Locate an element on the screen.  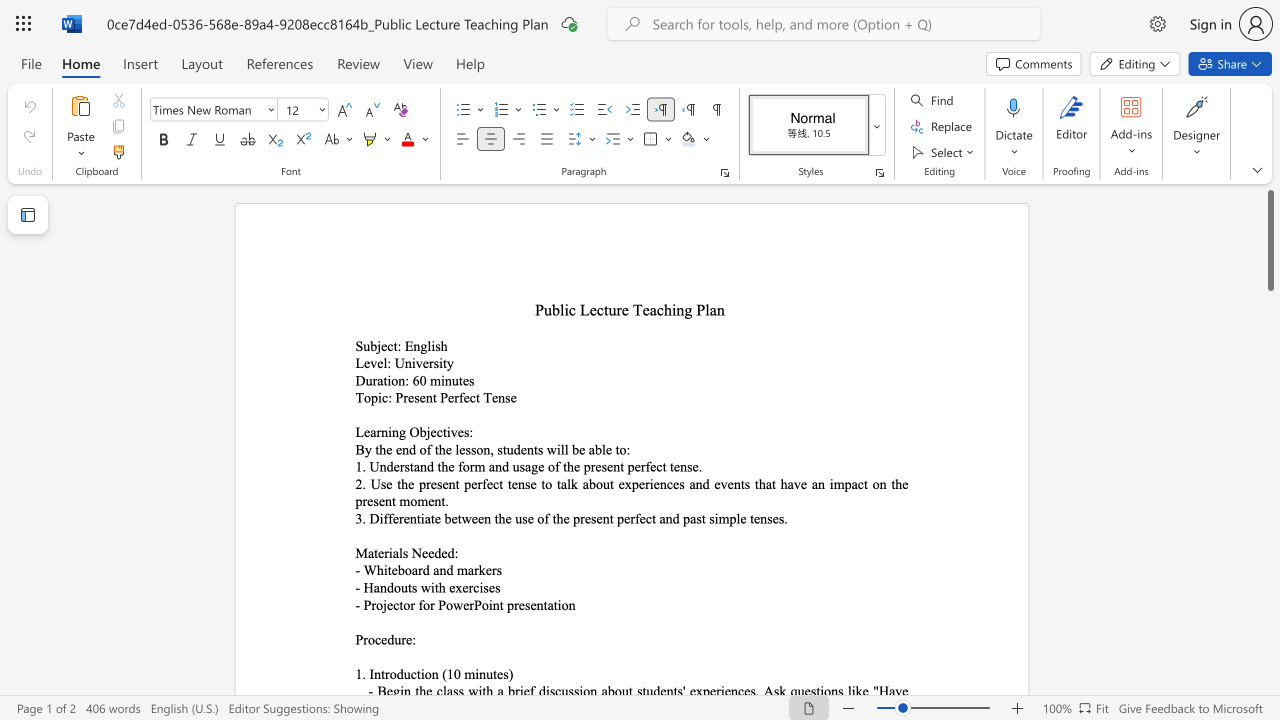
the scrollbar to move the page down is located at coordinates (1269, 508).